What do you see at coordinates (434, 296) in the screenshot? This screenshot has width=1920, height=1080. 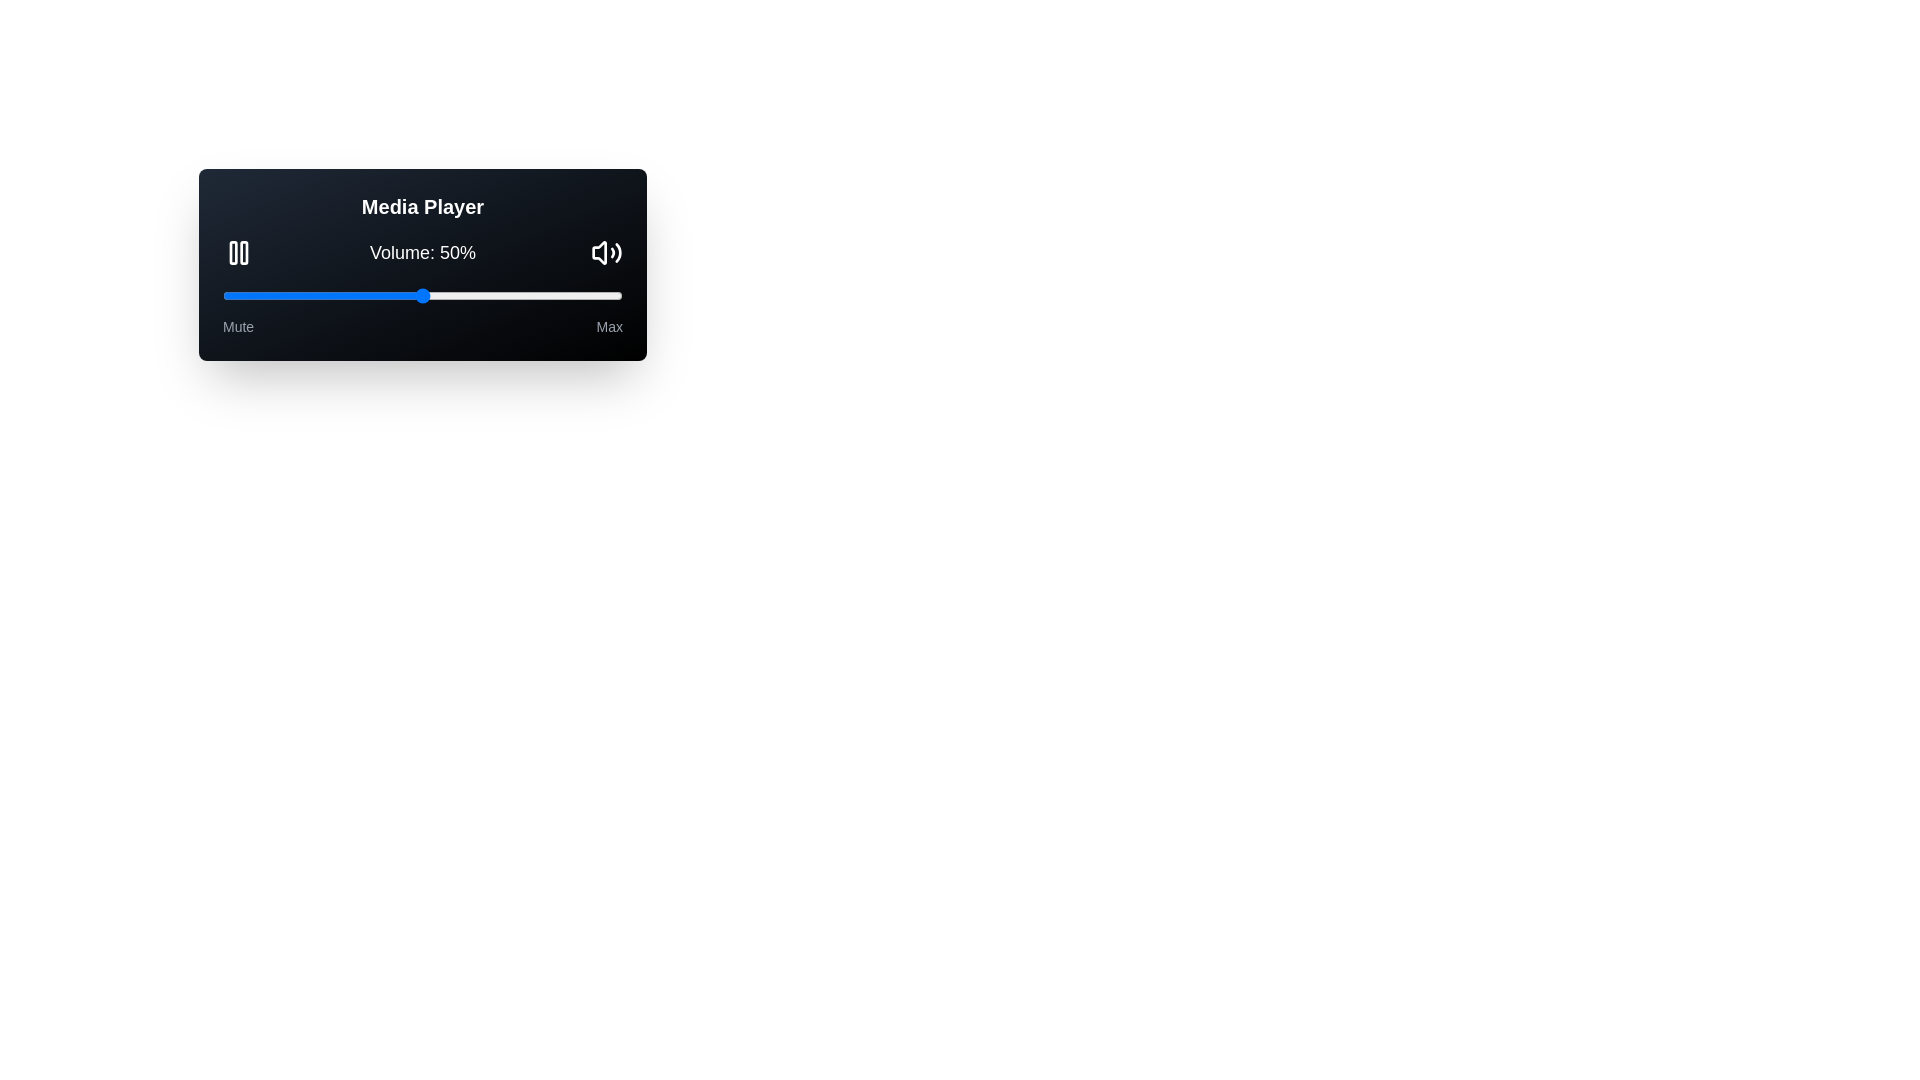 I see `the volume by setting the slider to 53%` at bounding box center [434, 296].